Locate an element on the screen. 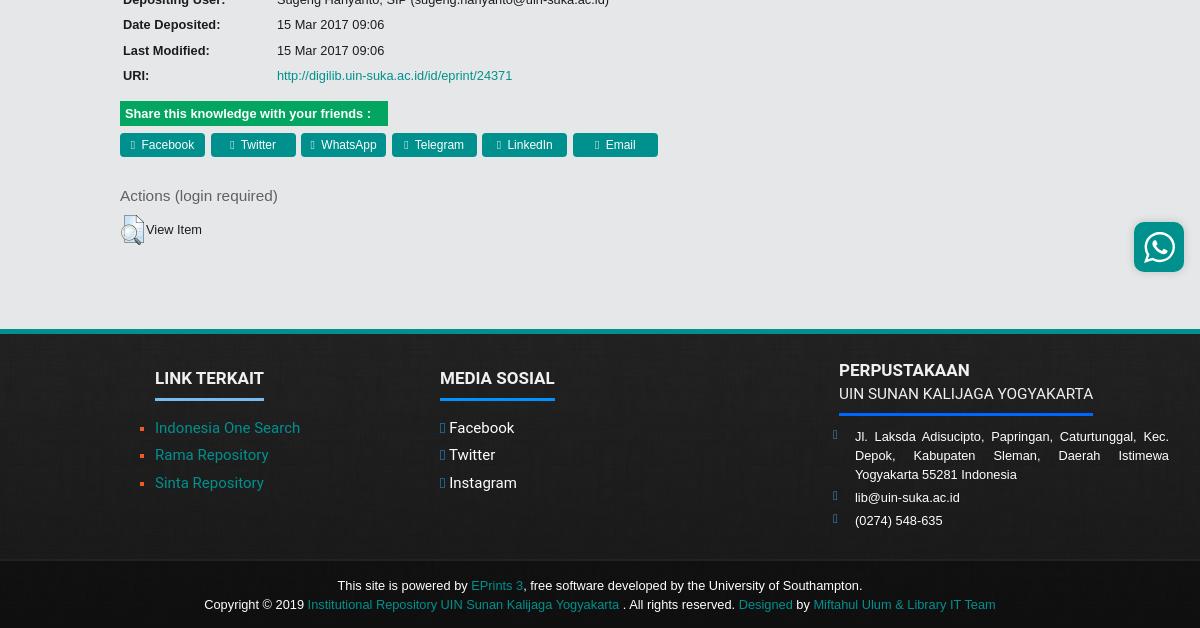 The height and width of the screenshot is (628, 1200). 'View Item' is located at coordinates (146, 228).